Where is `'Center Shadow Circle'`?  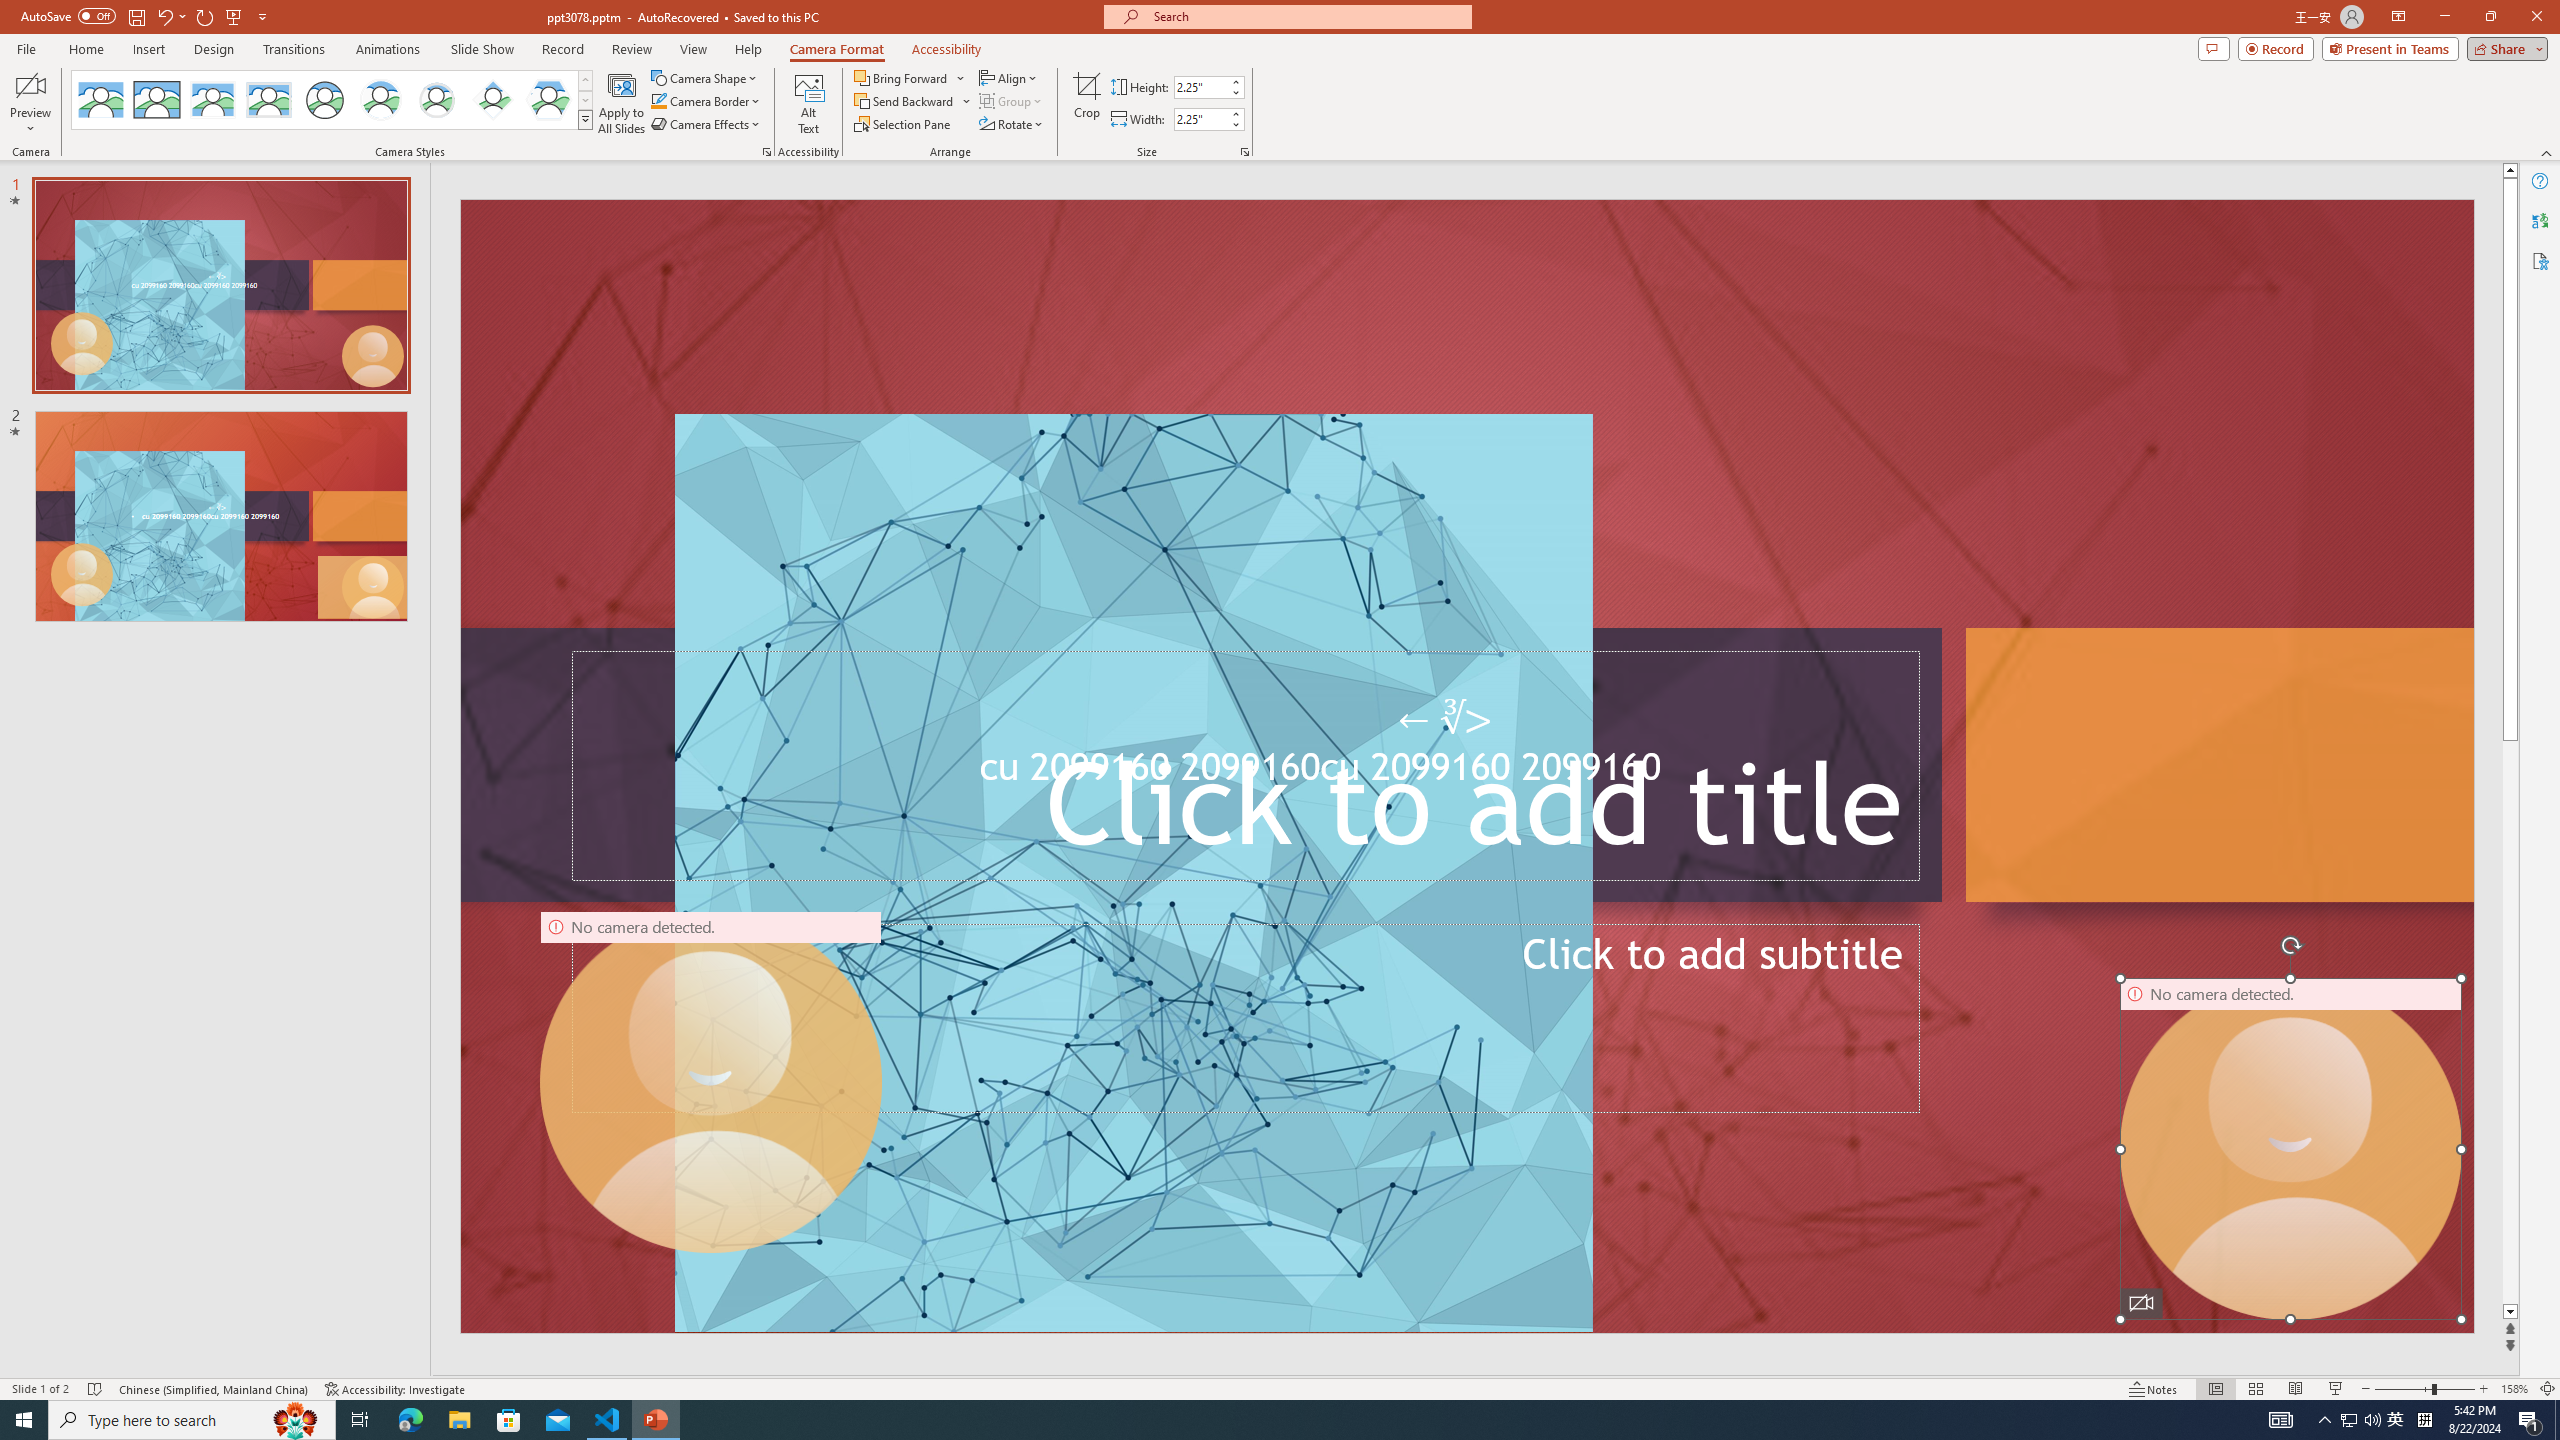
'Center Shadow Circle' is located at coordinates (380, 99).